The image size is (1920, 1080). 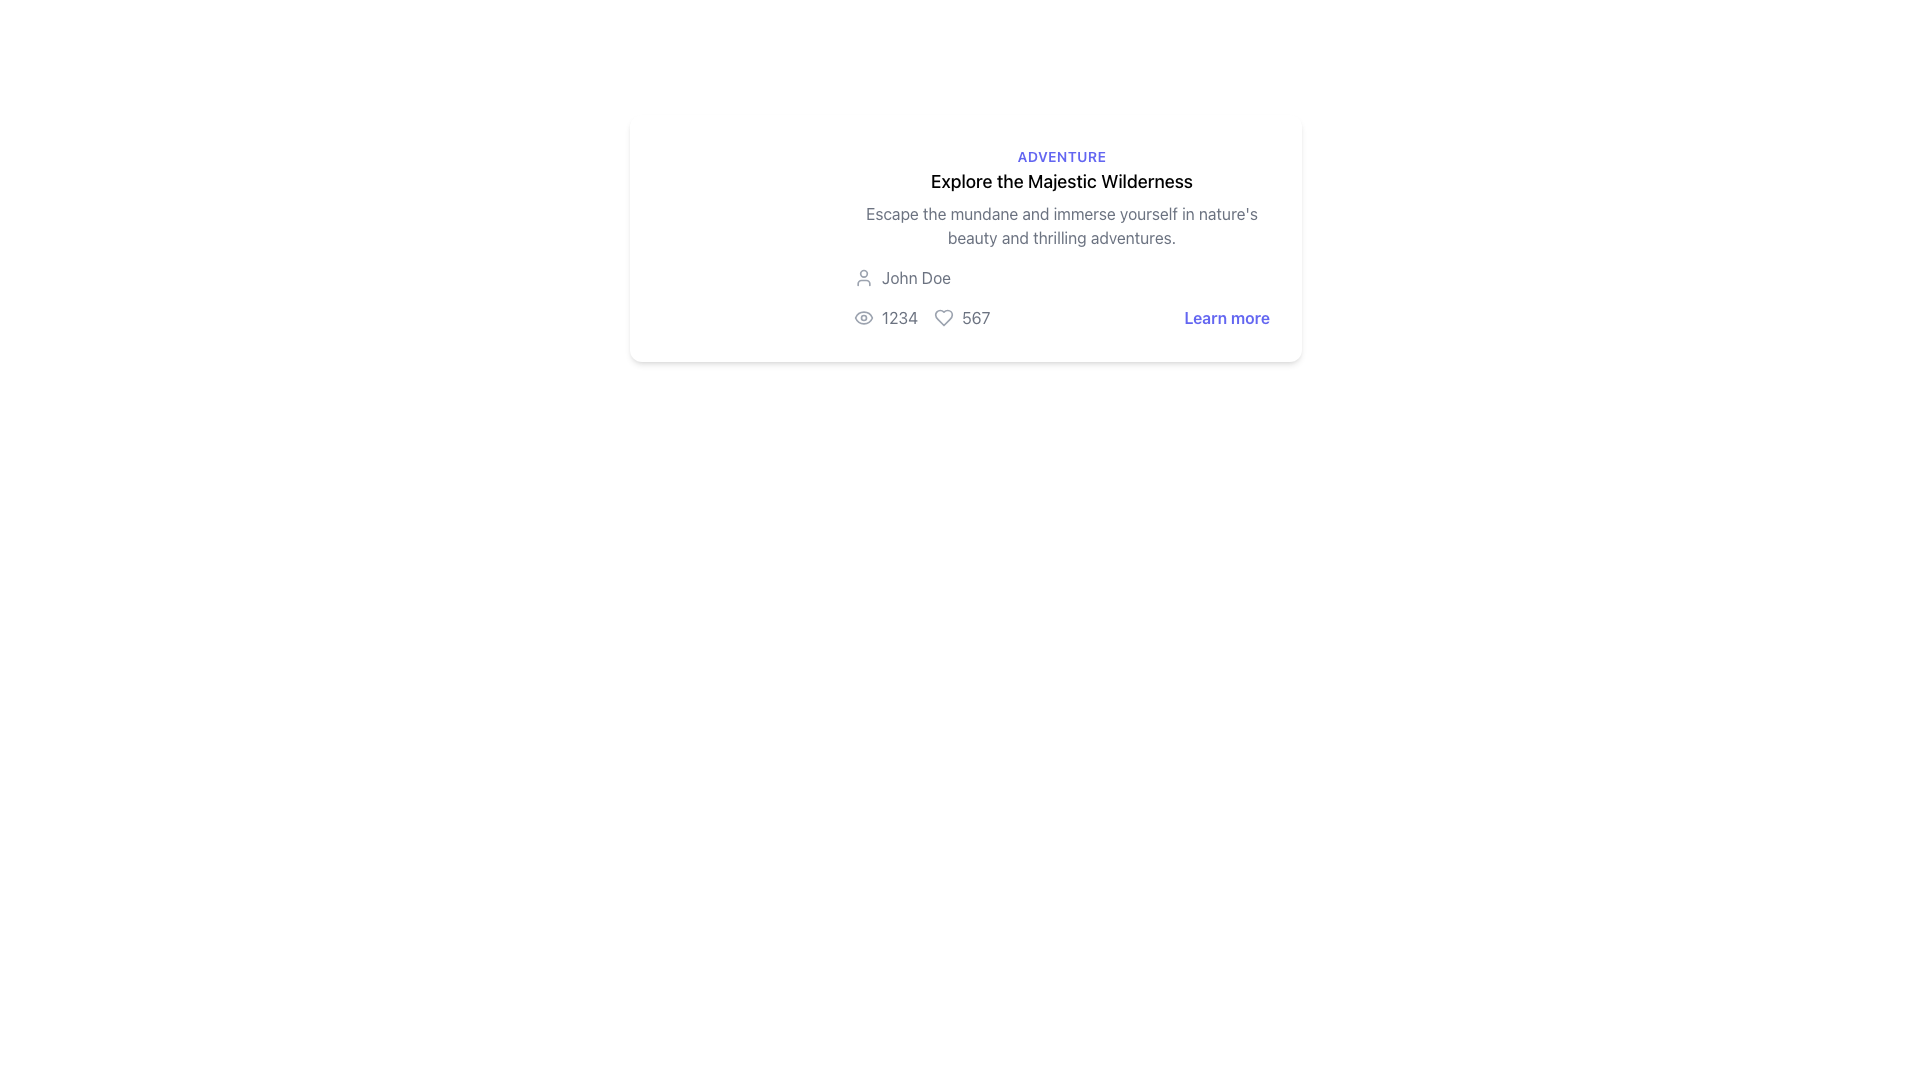 I want to click on the hyperlink styled as a heading with the text 'Explore the Majestic Wilderness', so click(x=1060, y=181).